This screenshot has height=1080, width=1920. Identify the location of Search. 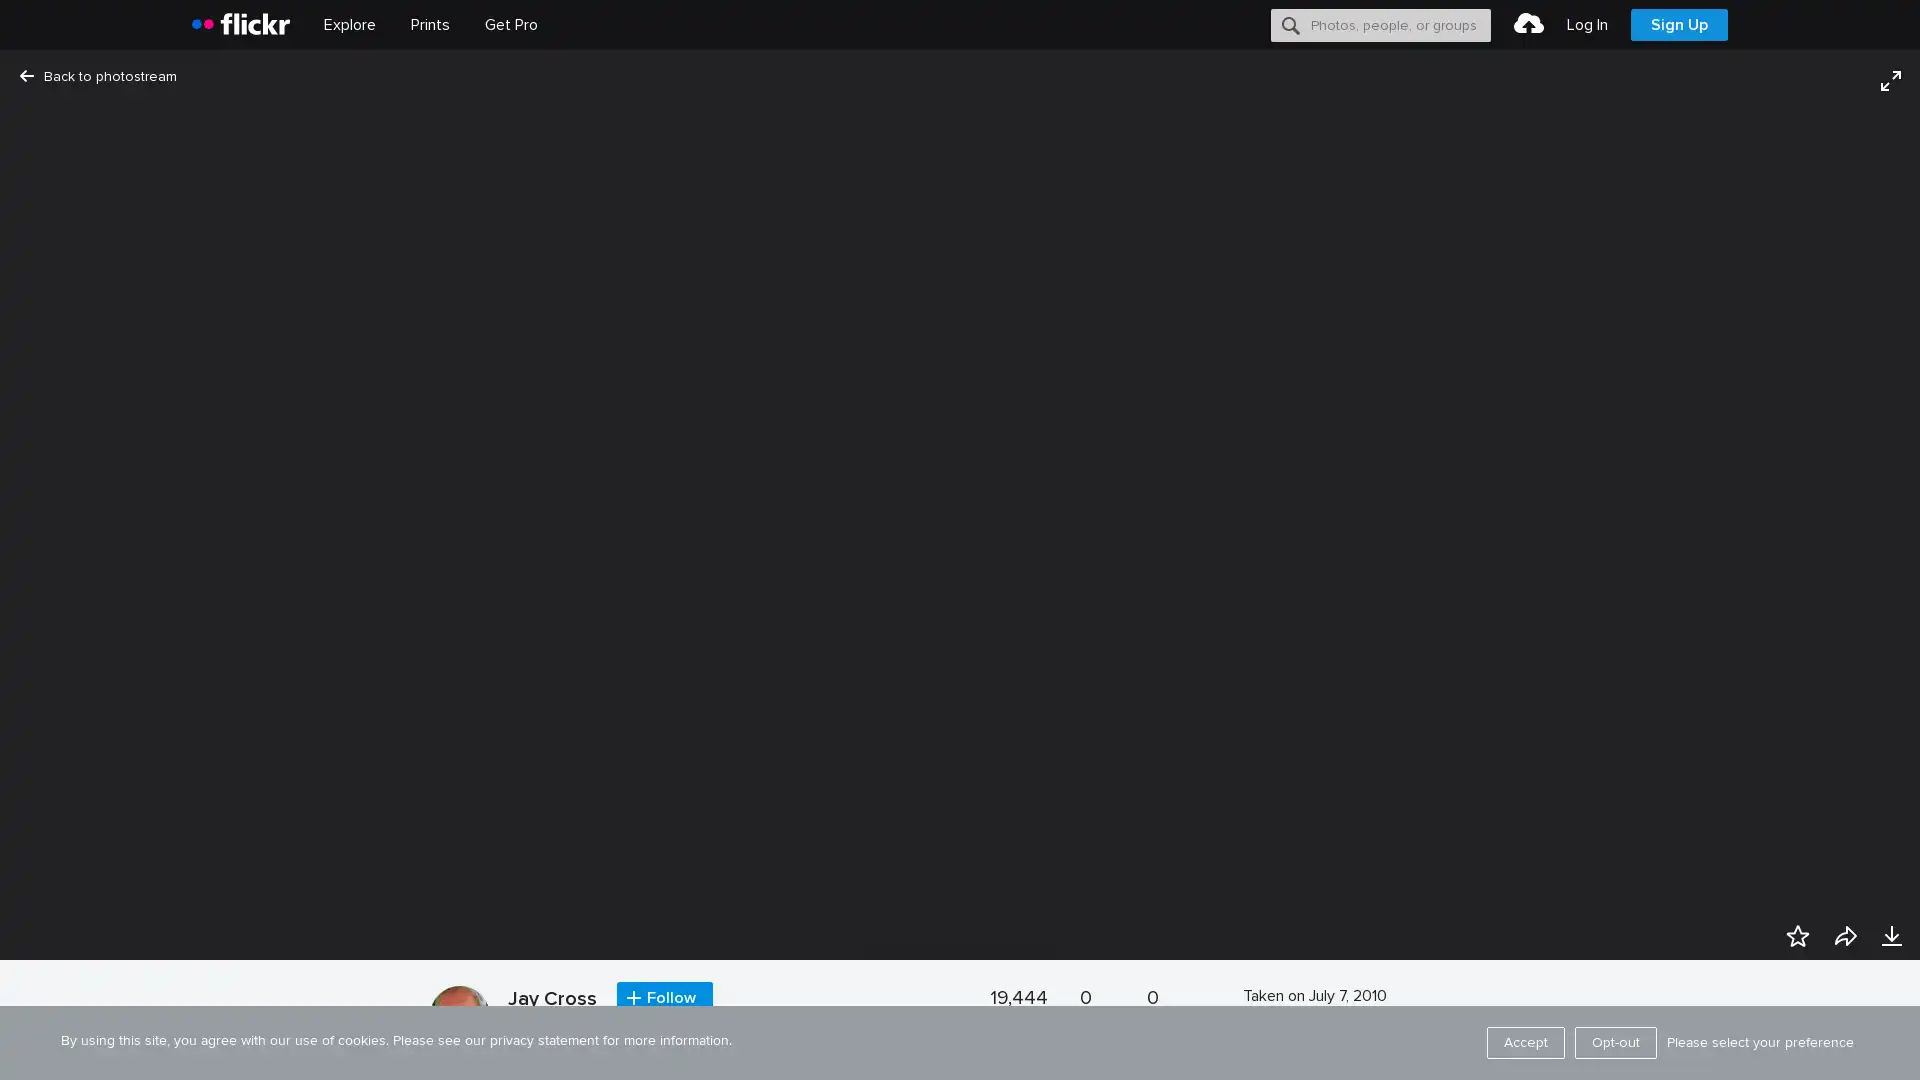
(1291, 24).